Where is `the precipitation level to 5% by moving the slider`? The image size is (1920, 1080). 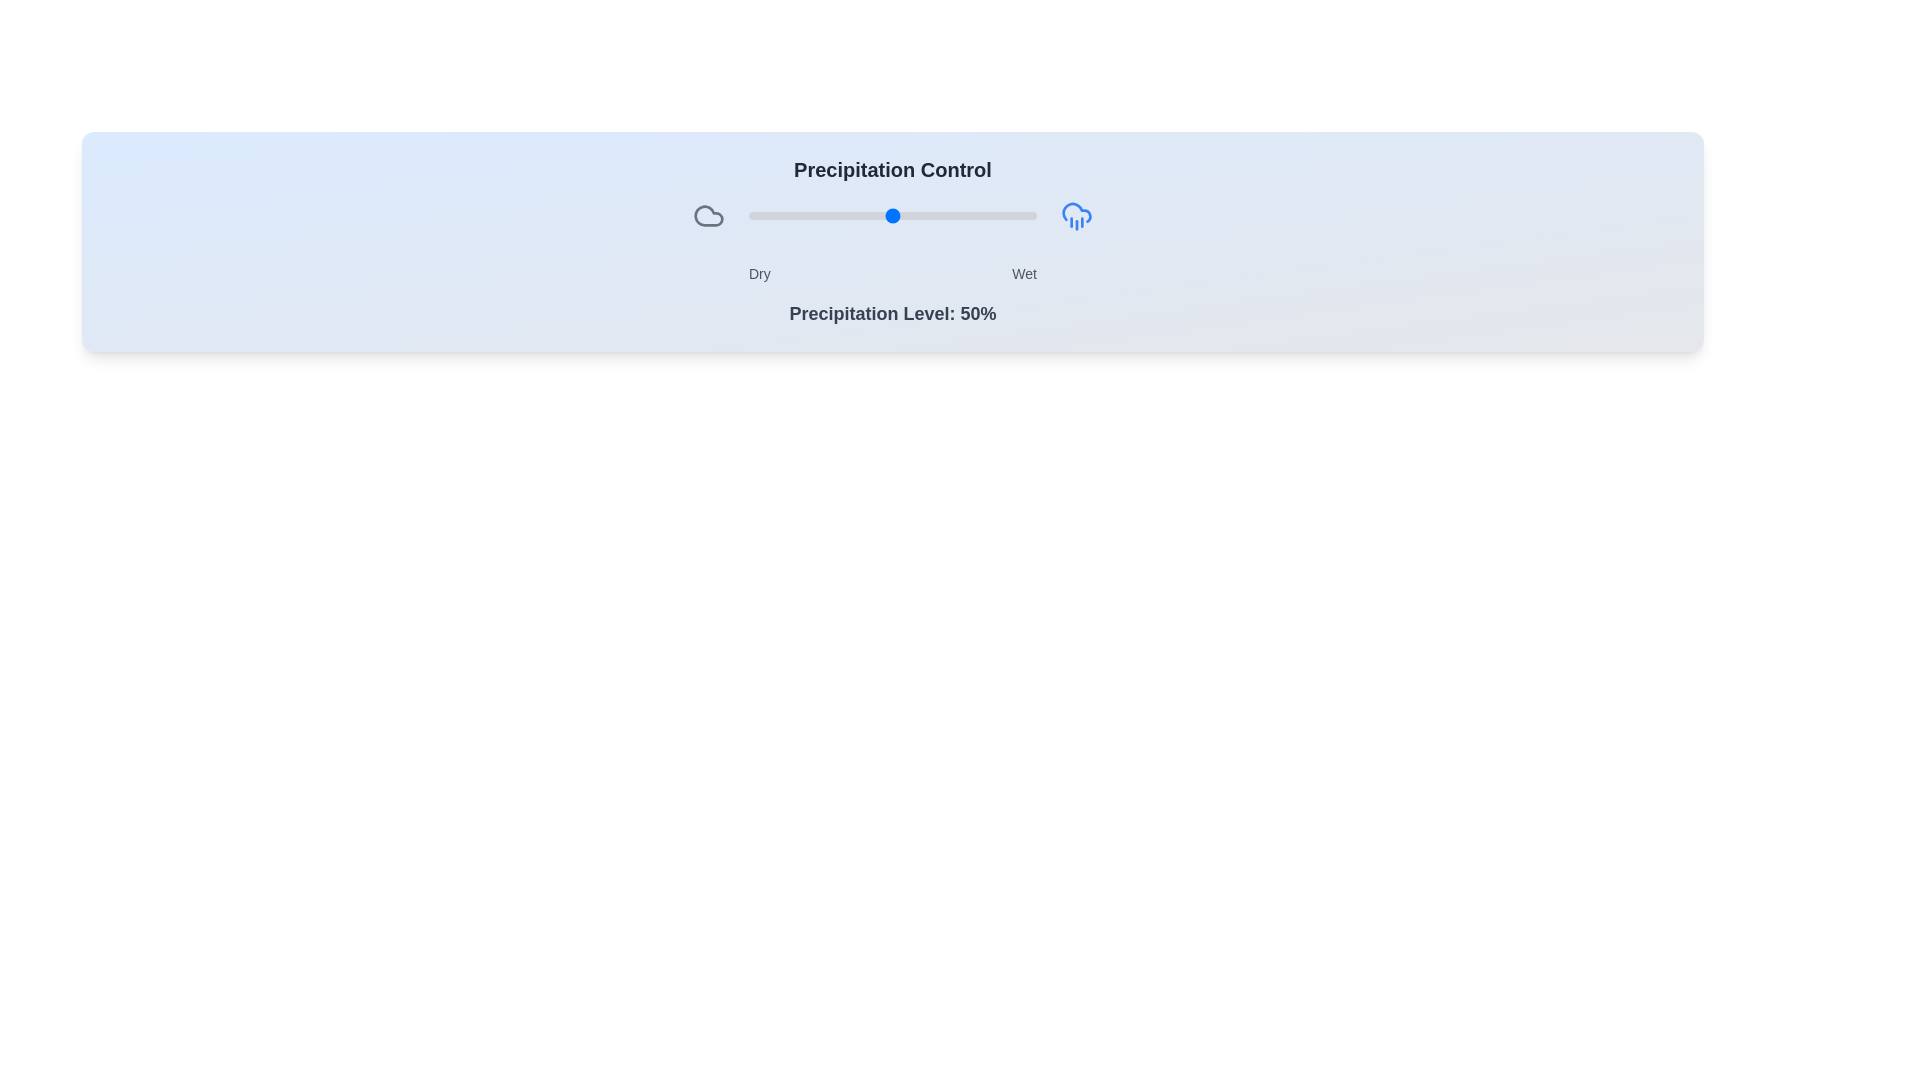
the precipitation level to 5% by moving the slider is located at coordinates (762, 216).